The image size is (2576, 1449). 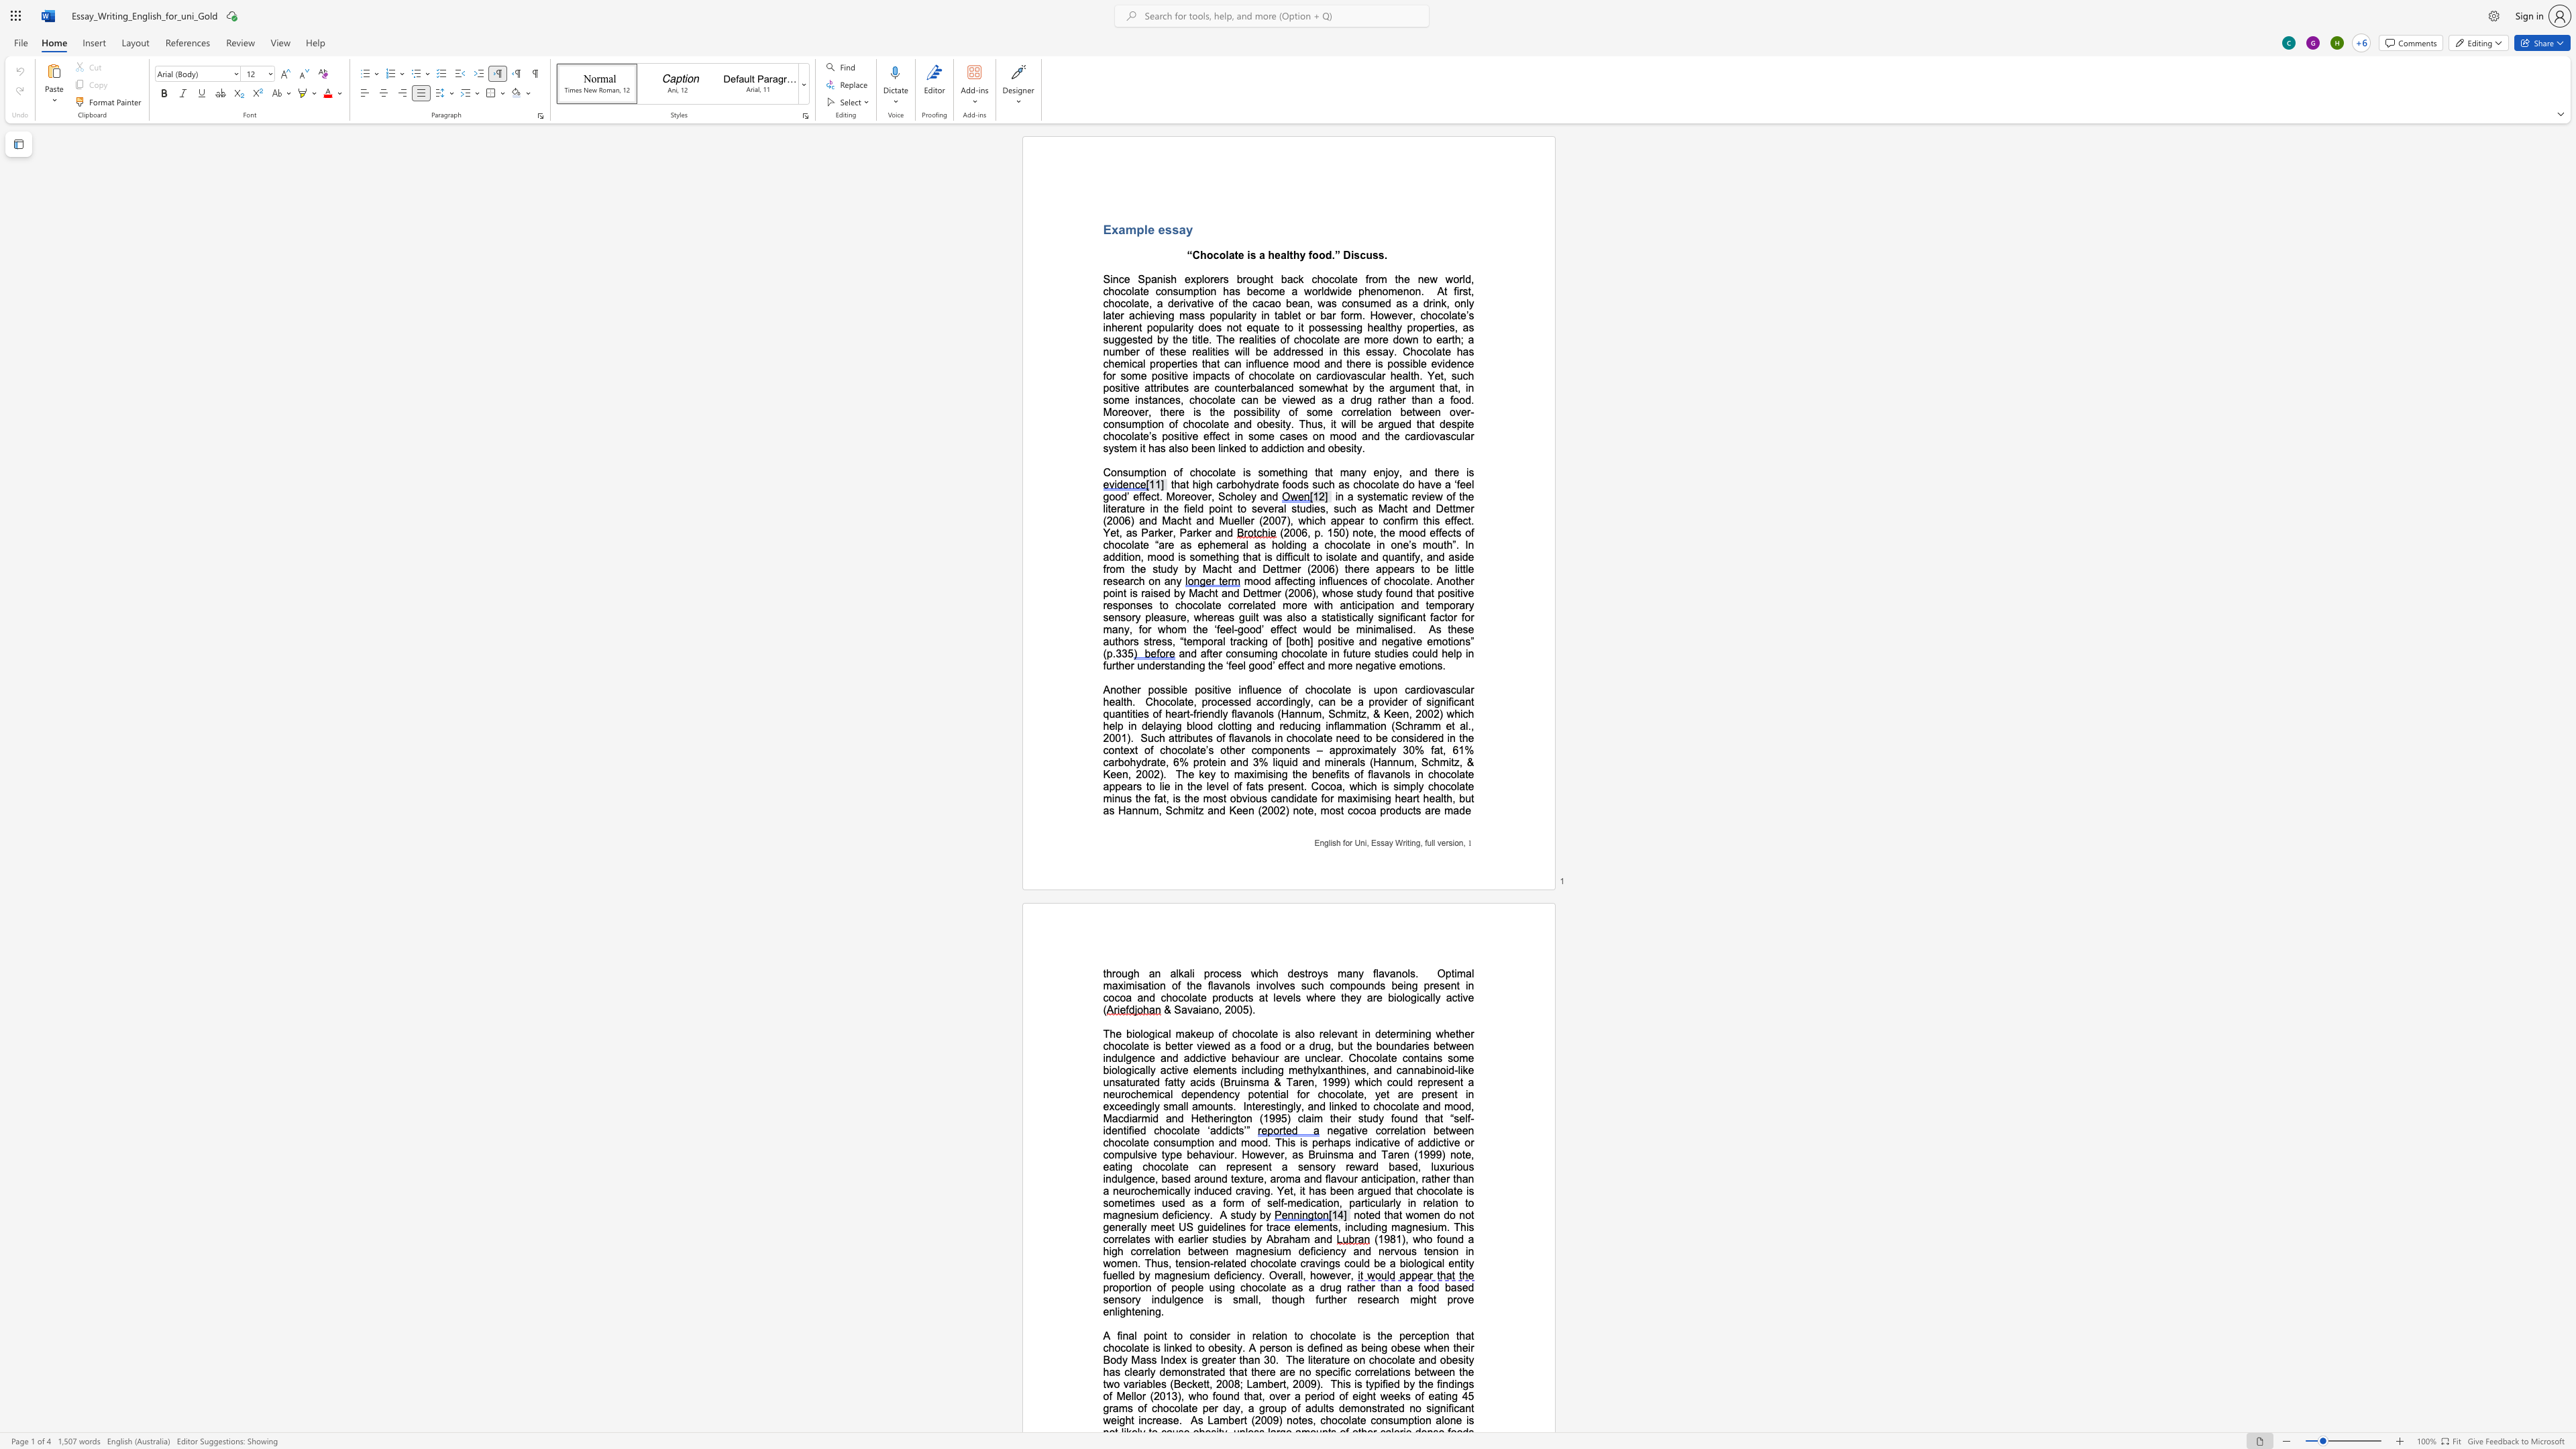 What do you see at coordinates (1399, 471) in the screenshot?
I see `the space between the continuous character "y" and "," in the text` at bounding box center [1399, 471].